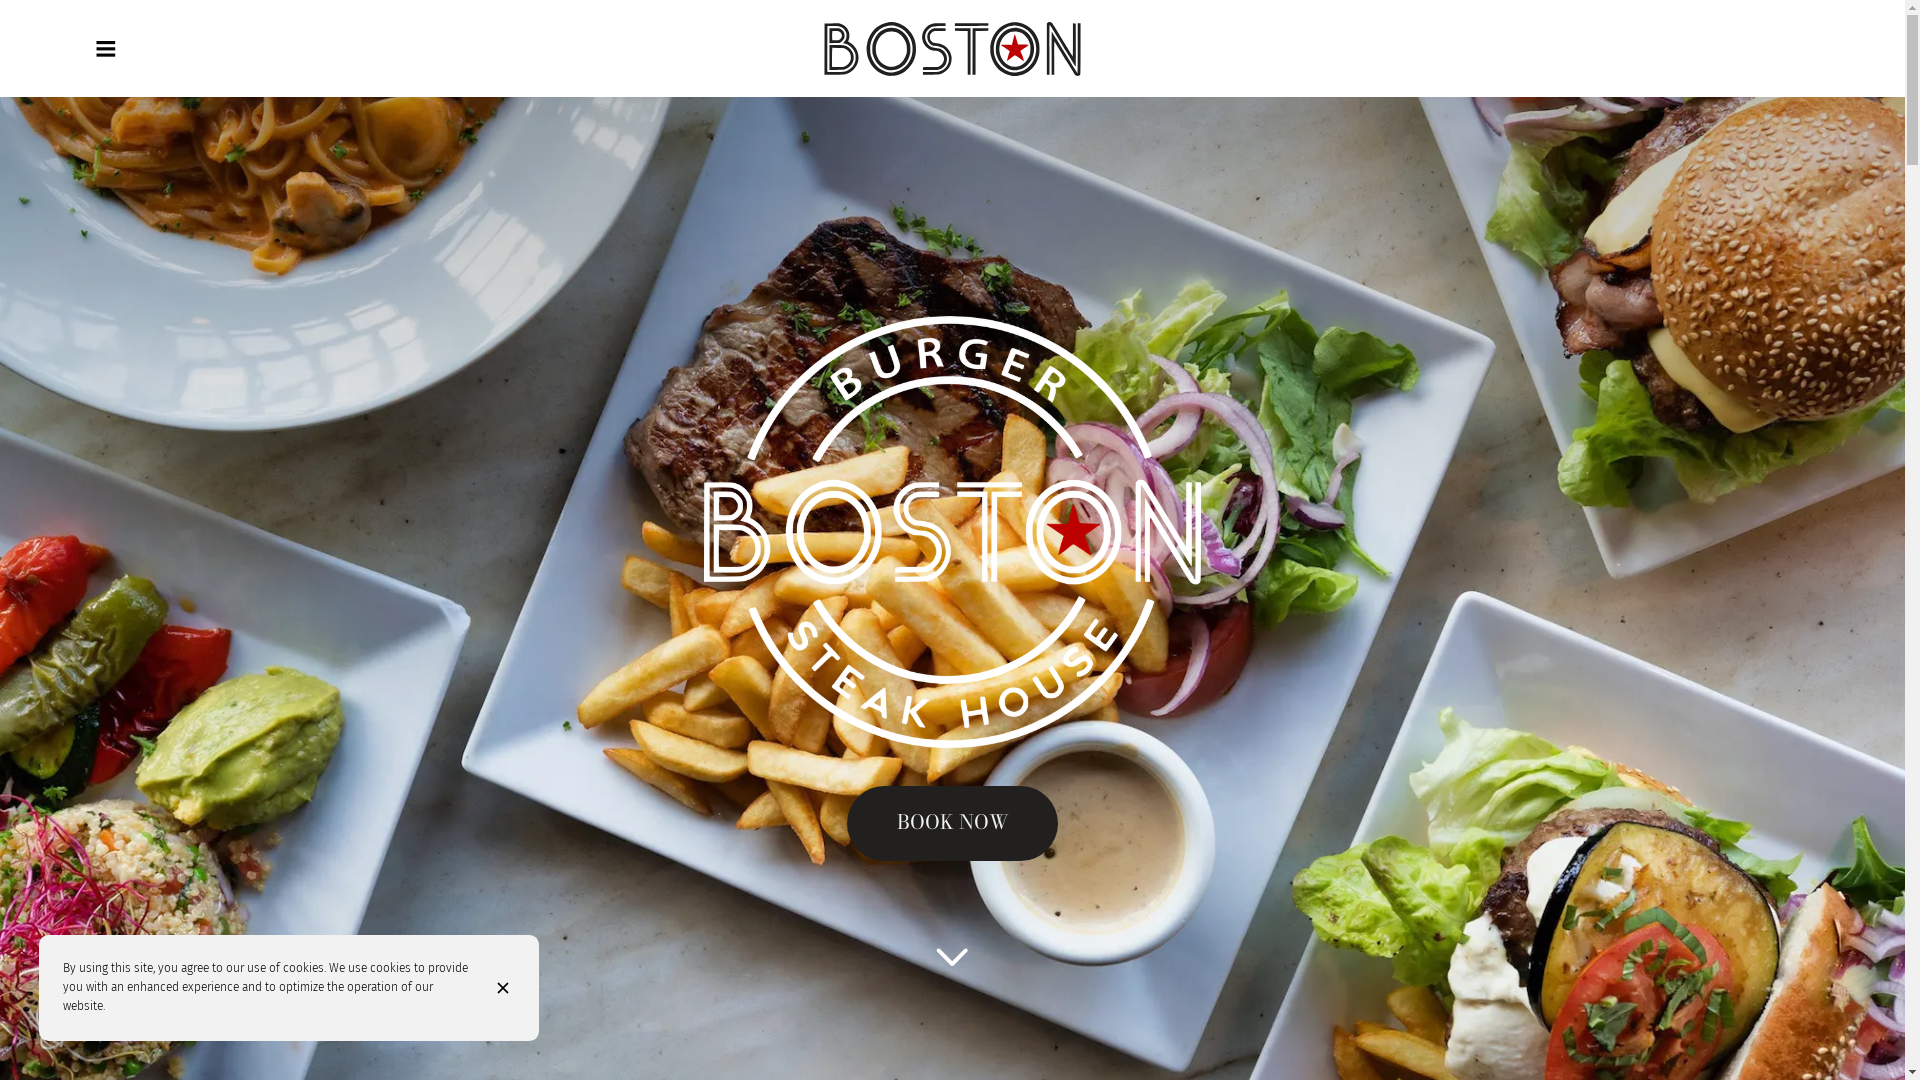 This screenshot has width=1920, height=1080. I want to click on 'BOSTON STEAK HOUSE', so click(951, 48).